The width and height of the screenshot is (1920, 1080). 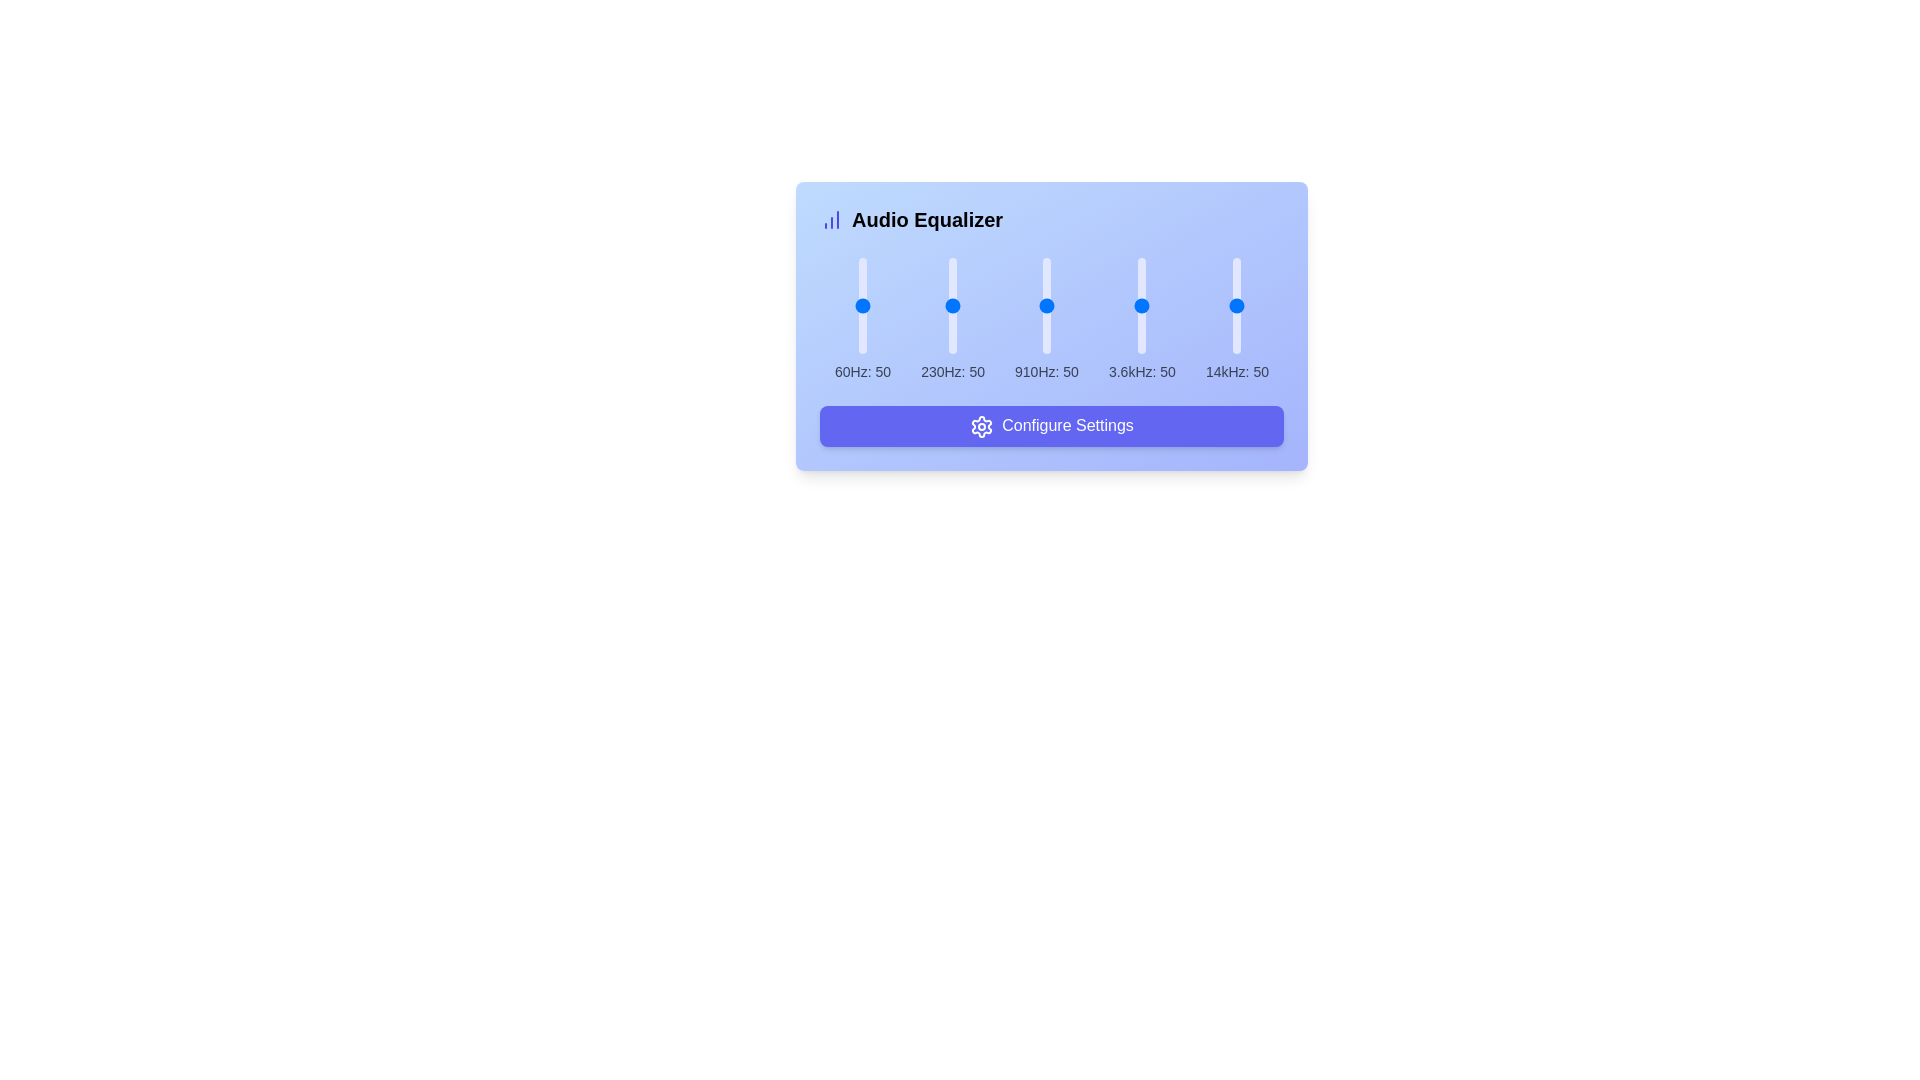 I want to click on the range slider used for adjusting the frequency of 910Hz for keyboard interaction, so click(x=1050, y=325).